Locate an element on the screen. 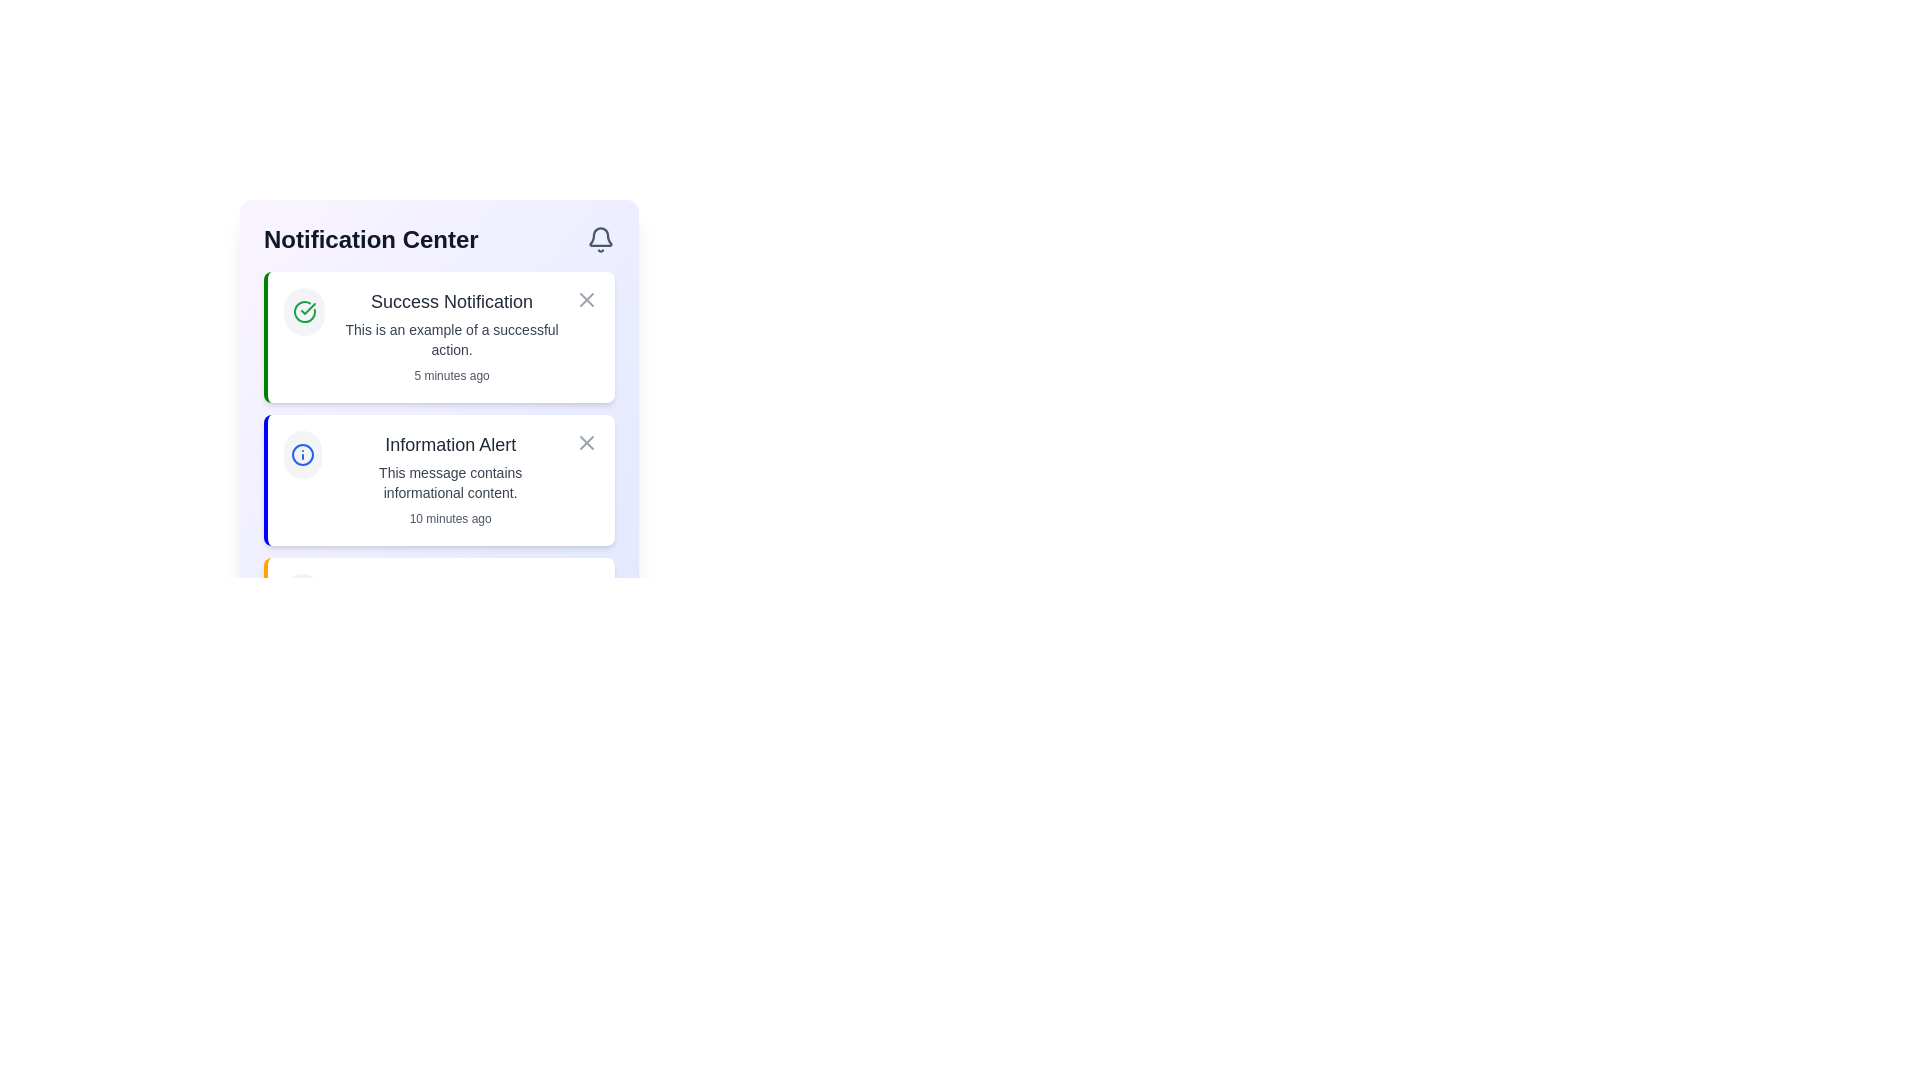  the close button represented by an 'X' symbol located in the upper-right corner of the 'Success Notification' card for accessibility interactions is located at coordinates (585, 300).